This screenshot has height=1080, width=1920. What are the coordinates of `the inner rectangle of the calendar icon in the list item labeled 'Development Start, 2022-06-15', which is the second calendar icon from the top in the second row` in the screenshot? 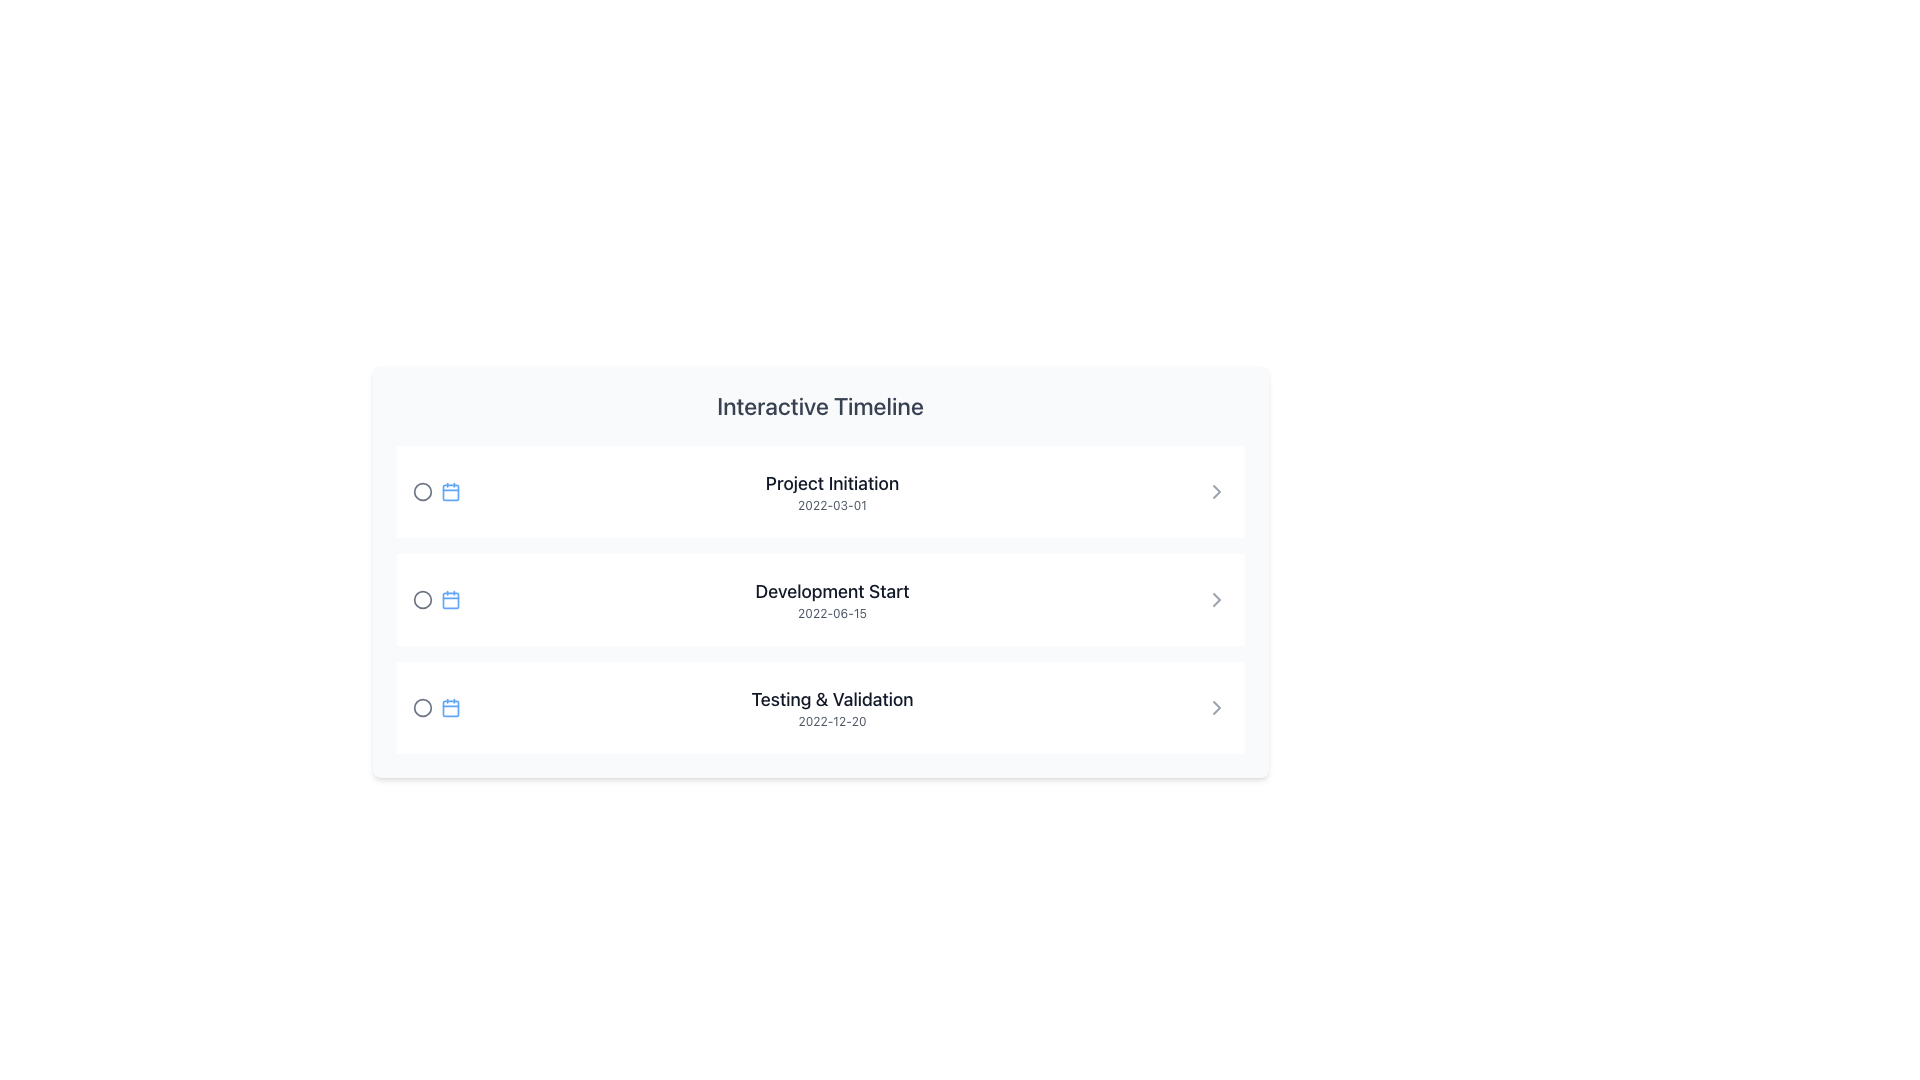 It's located at (449, 599).